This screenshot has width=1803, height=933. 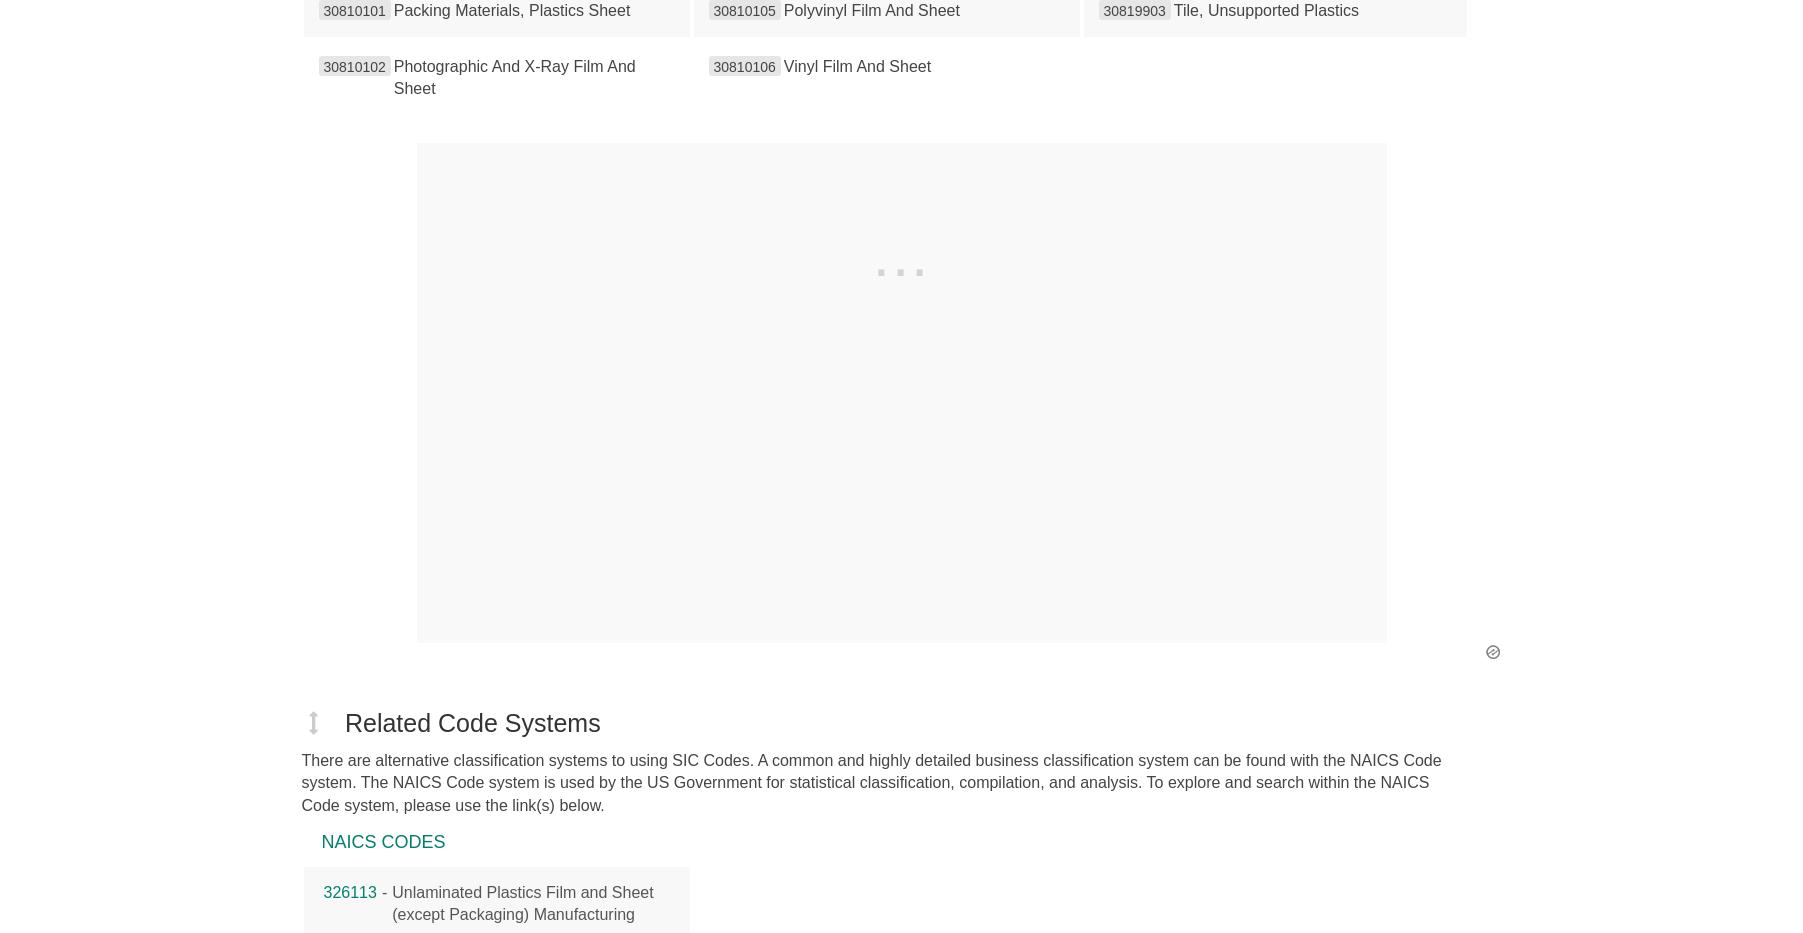 What do you see at coordinates (870, 782) in the screenshot?
I see `'There are alternative classification systems to using SIC Codes. A common and highly detailed business classification system can be found with the NAICS Code system. The NAICS Code system is used by the US Government for statistical classification, compilation, and analysis. To explore and search within the NAICS Code system, please use the link(s) below.'` at bounding box center [870, 782].